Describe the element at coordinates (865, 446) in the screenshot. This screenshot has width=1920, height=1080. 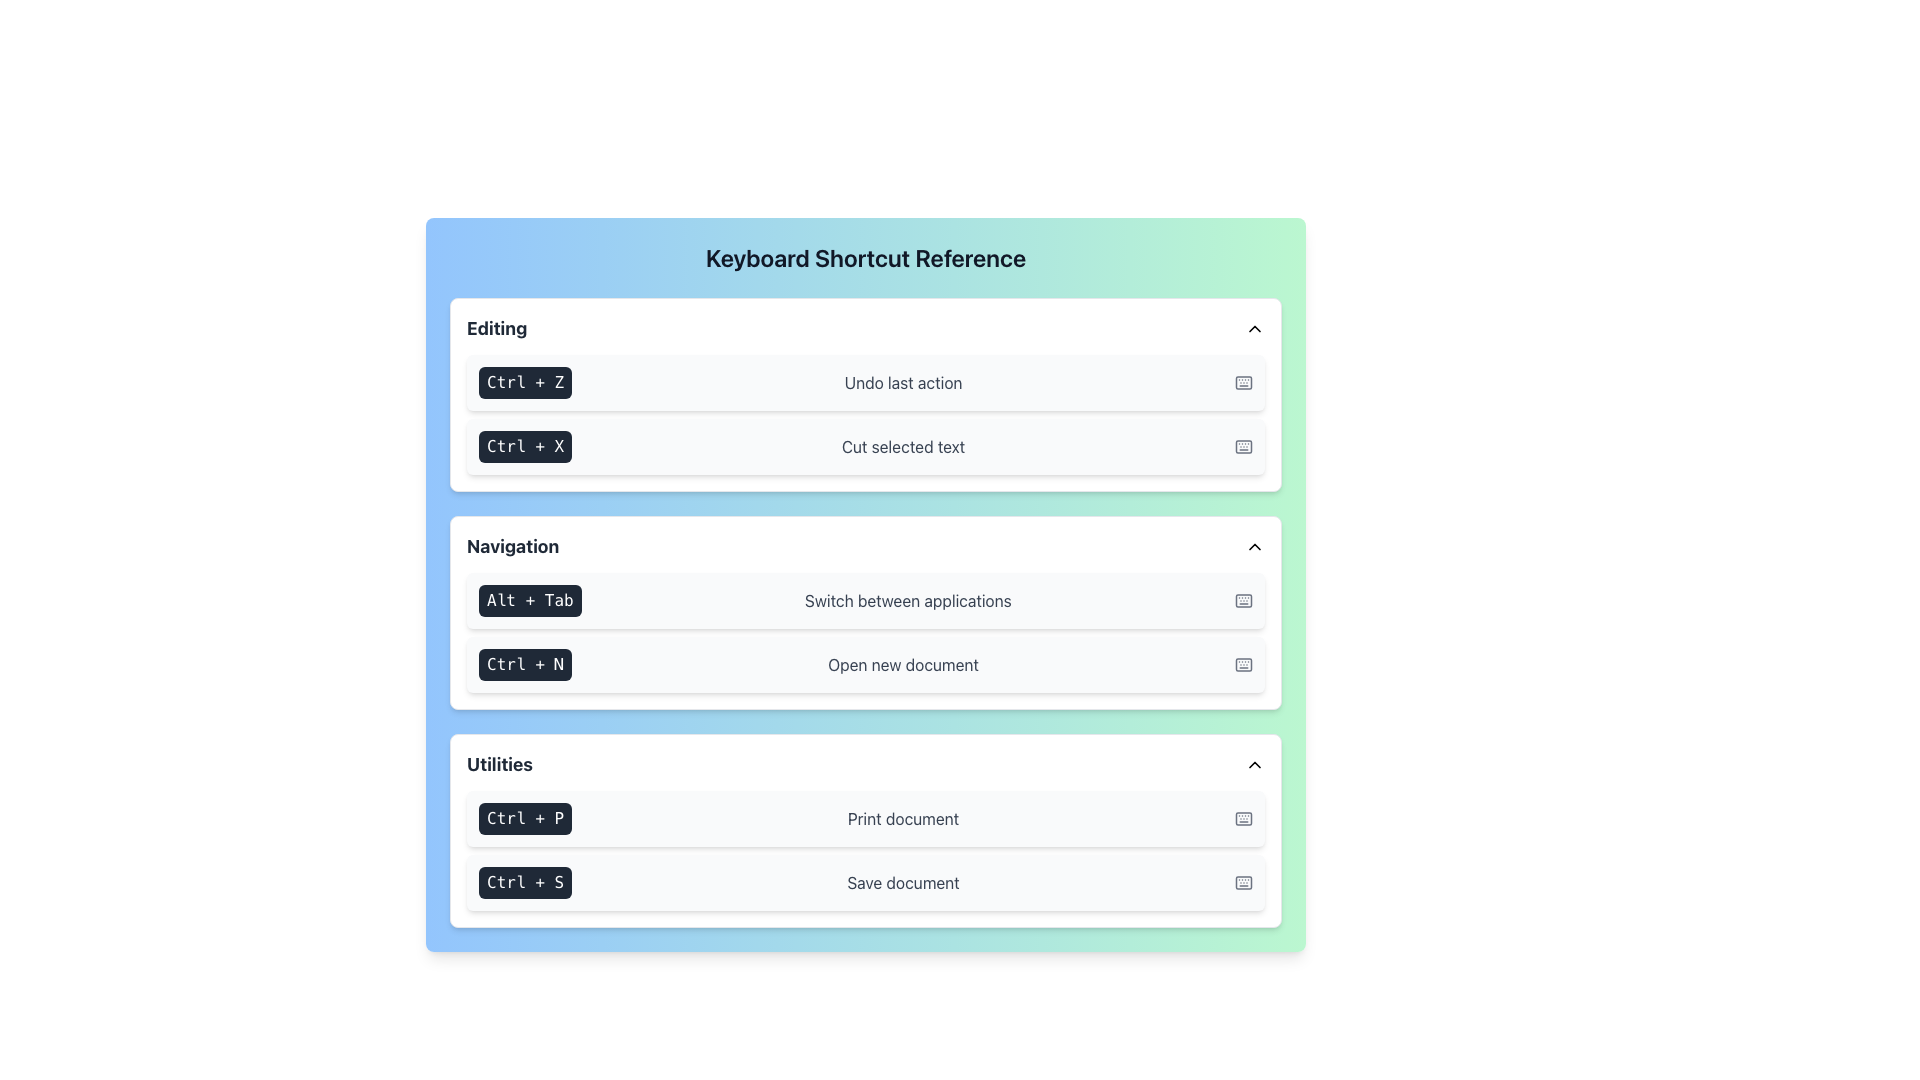
I see `the second item in the 'Editing' category of the keyboard shortcut reference layout, which shows the keyboard shortcut 'Ctrl + X' for cutting selected text` at that location.